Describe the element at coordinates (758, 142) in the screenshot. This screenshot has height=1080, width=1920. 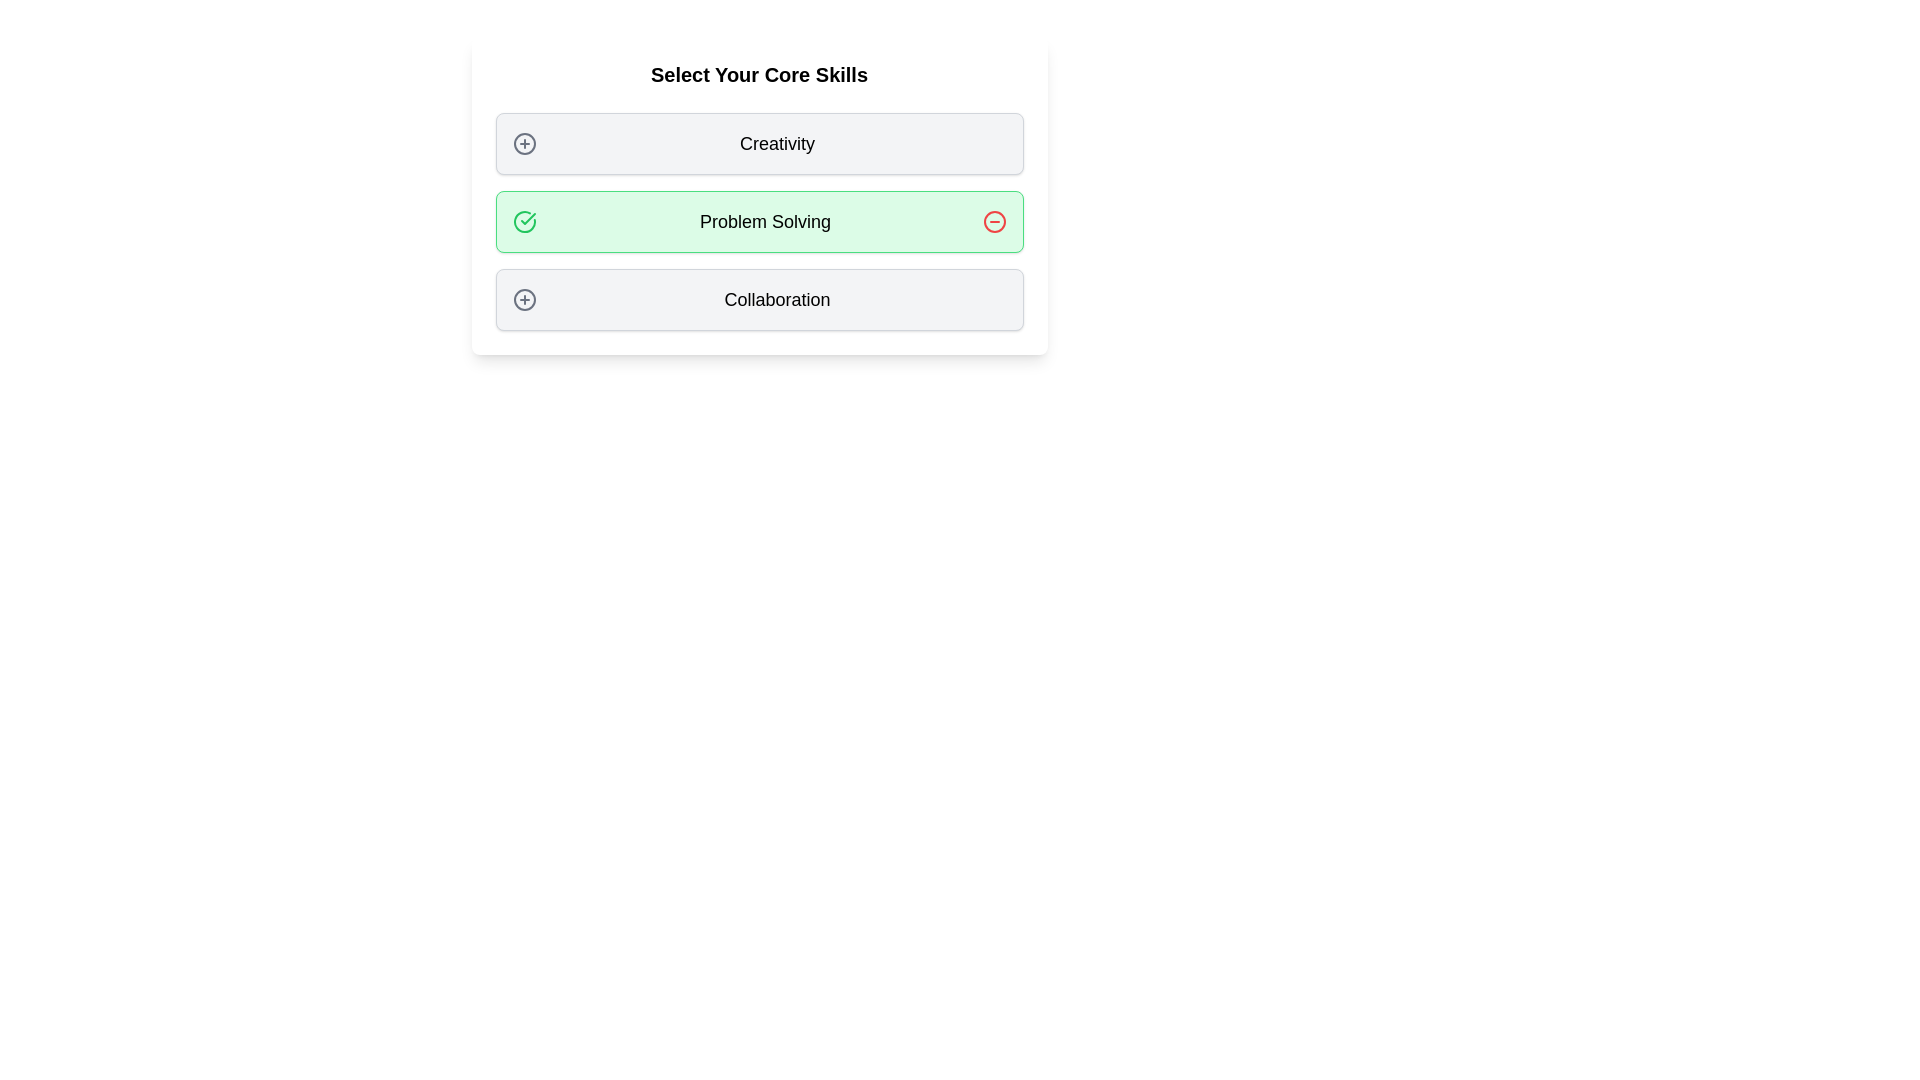
I see `the tag Creativity to toggle its selection state` at that location.